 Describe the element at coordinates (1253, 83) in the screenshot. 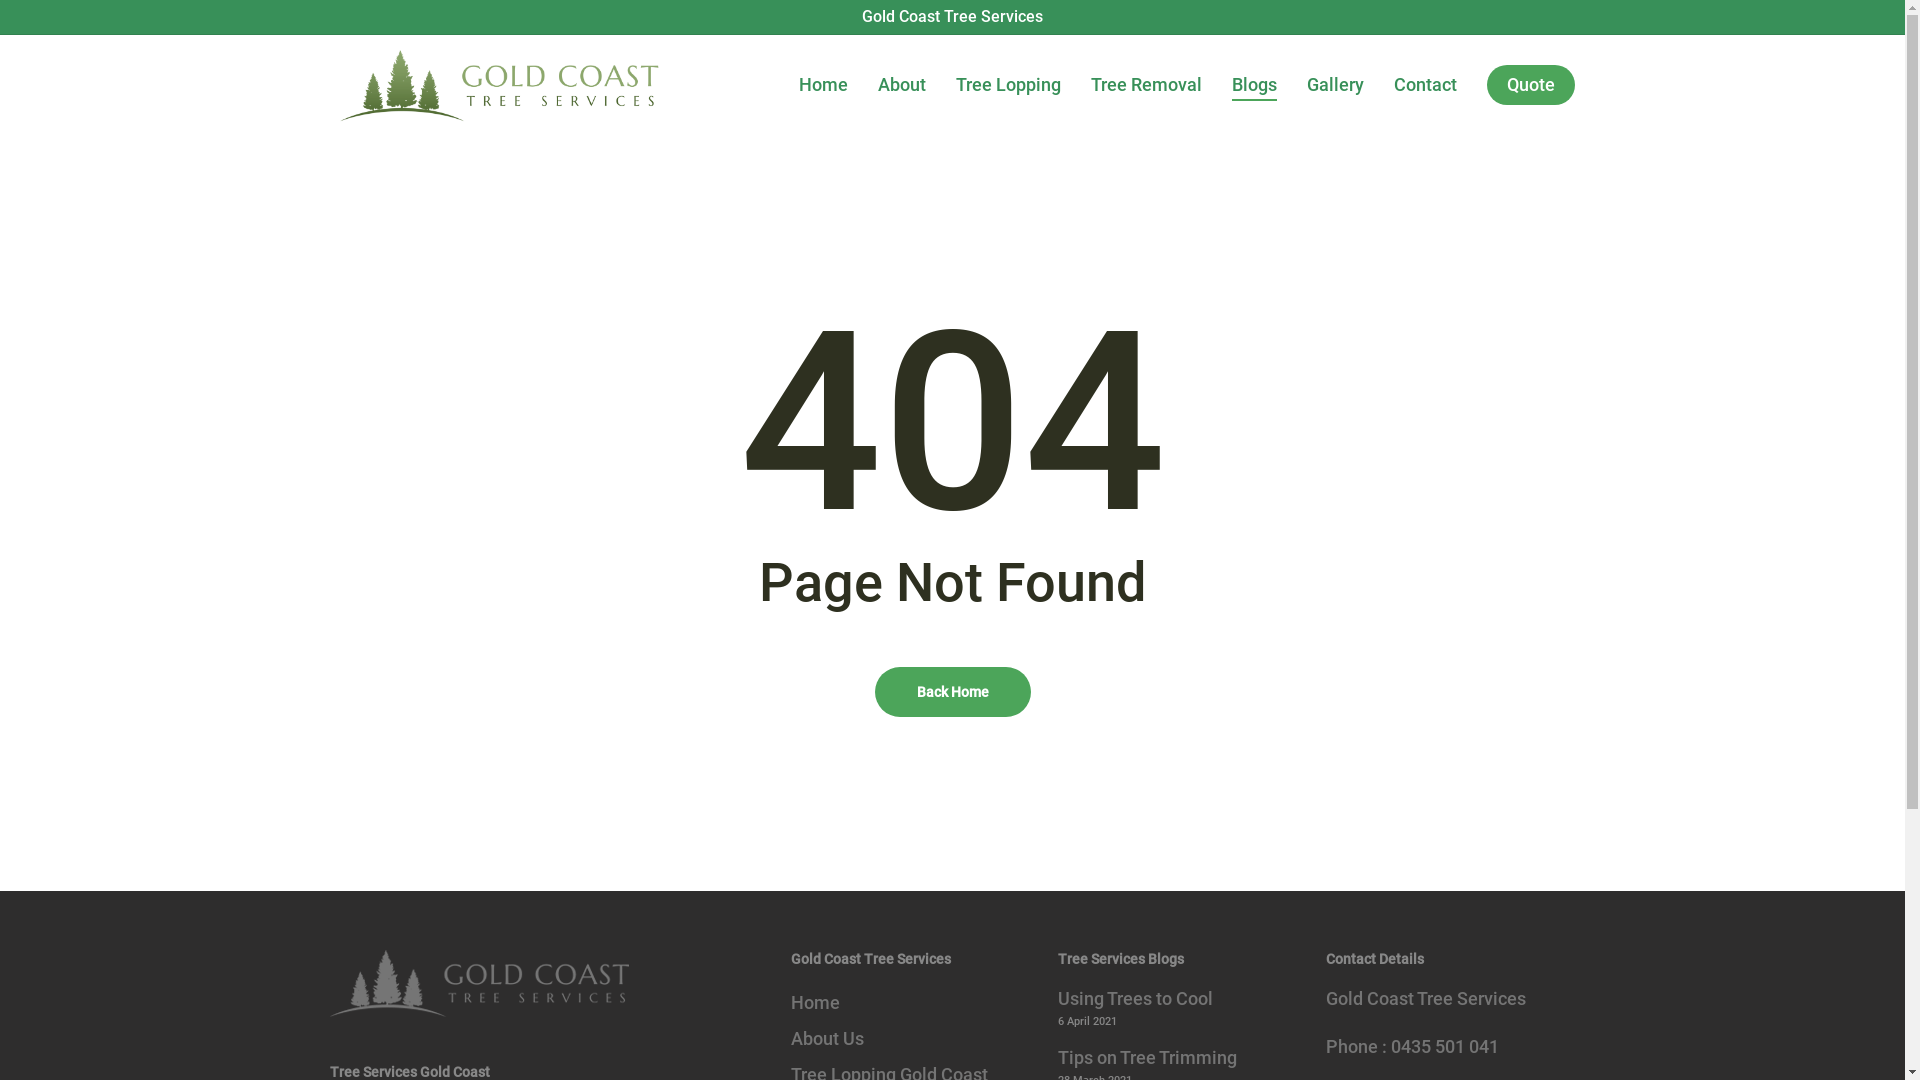

I see `'Blogs'` at that location.